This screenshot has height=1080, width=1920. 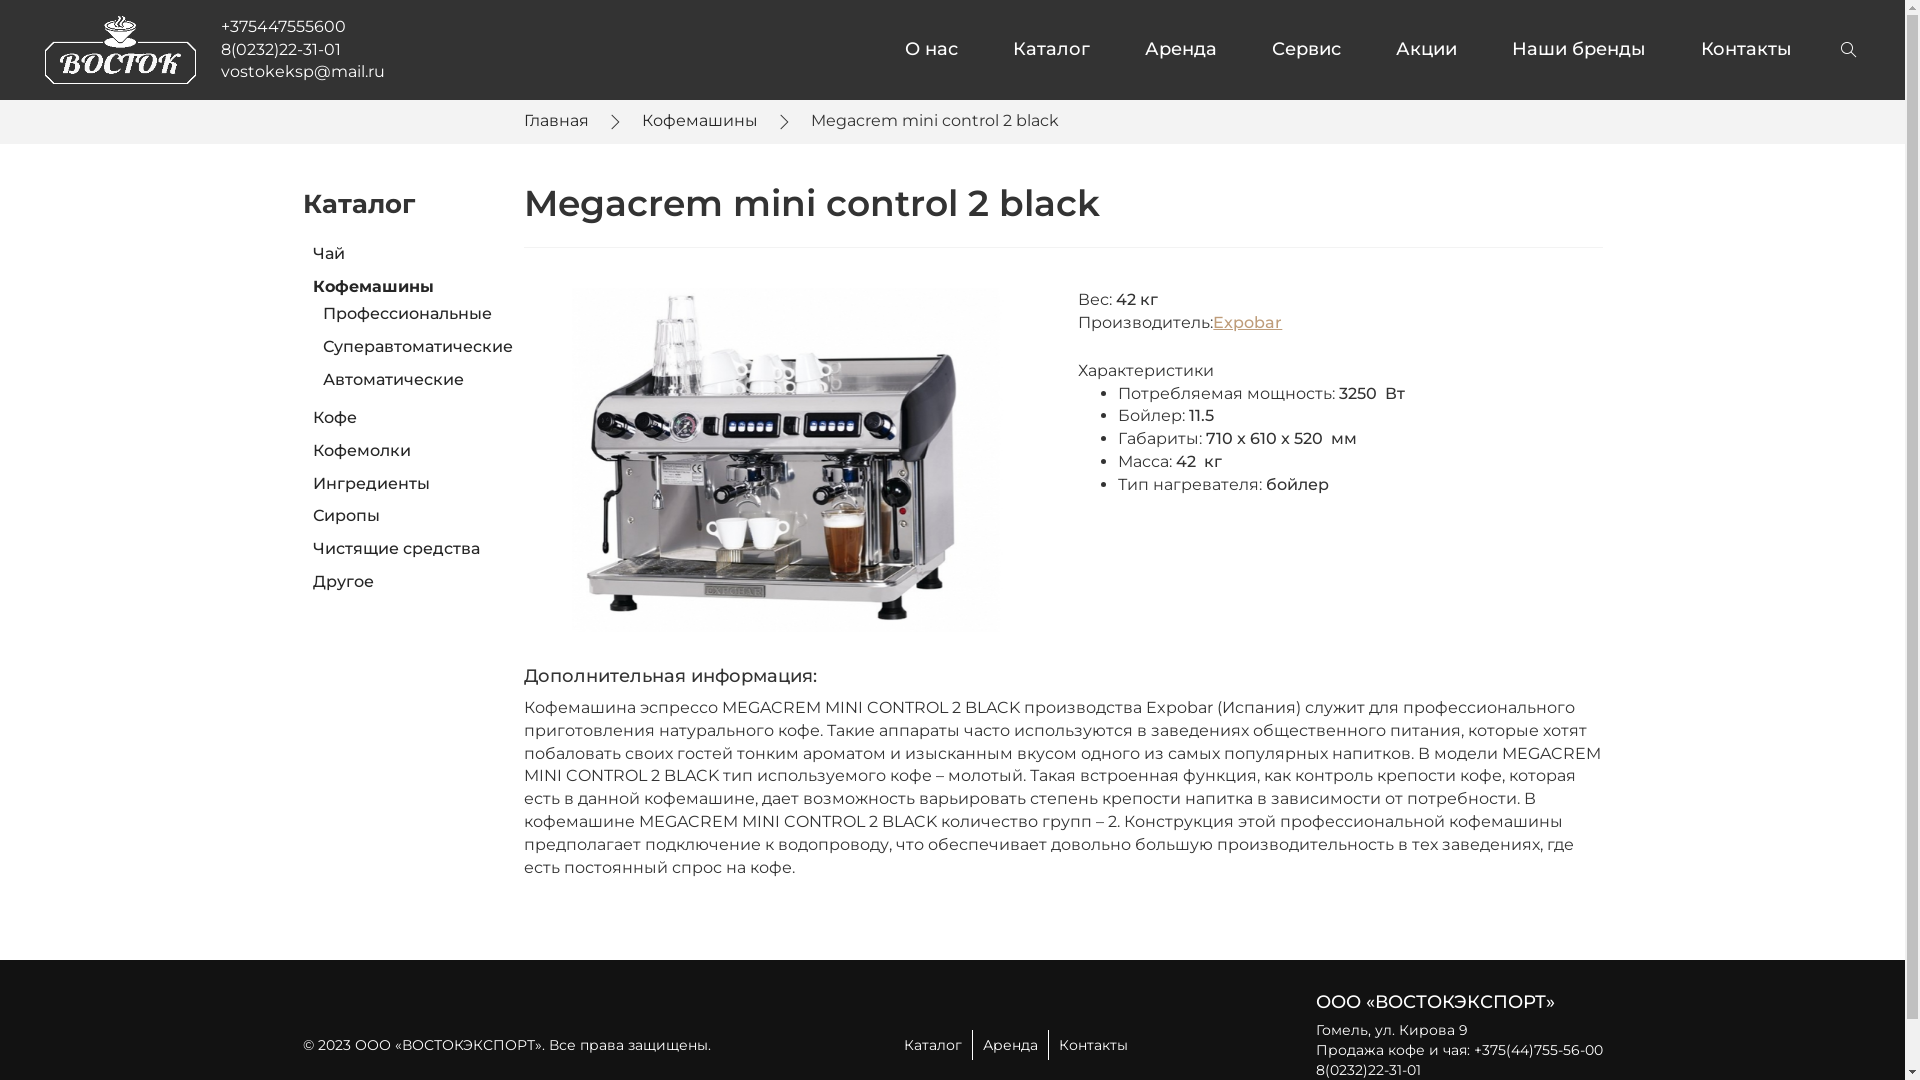 I want to click on '8(0232)22-31-01', so click(x=280, y=48).